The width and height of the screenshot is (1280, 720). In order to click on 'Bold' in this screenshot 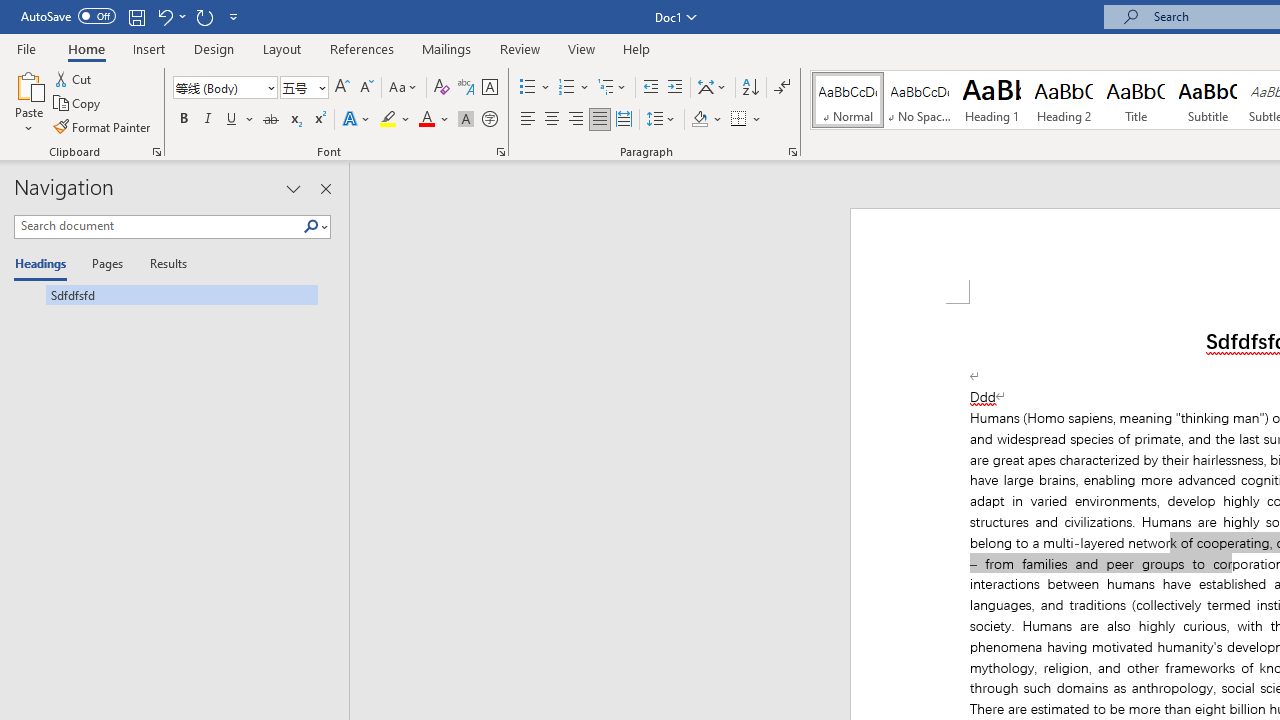, I will do `click(183, 119)`.